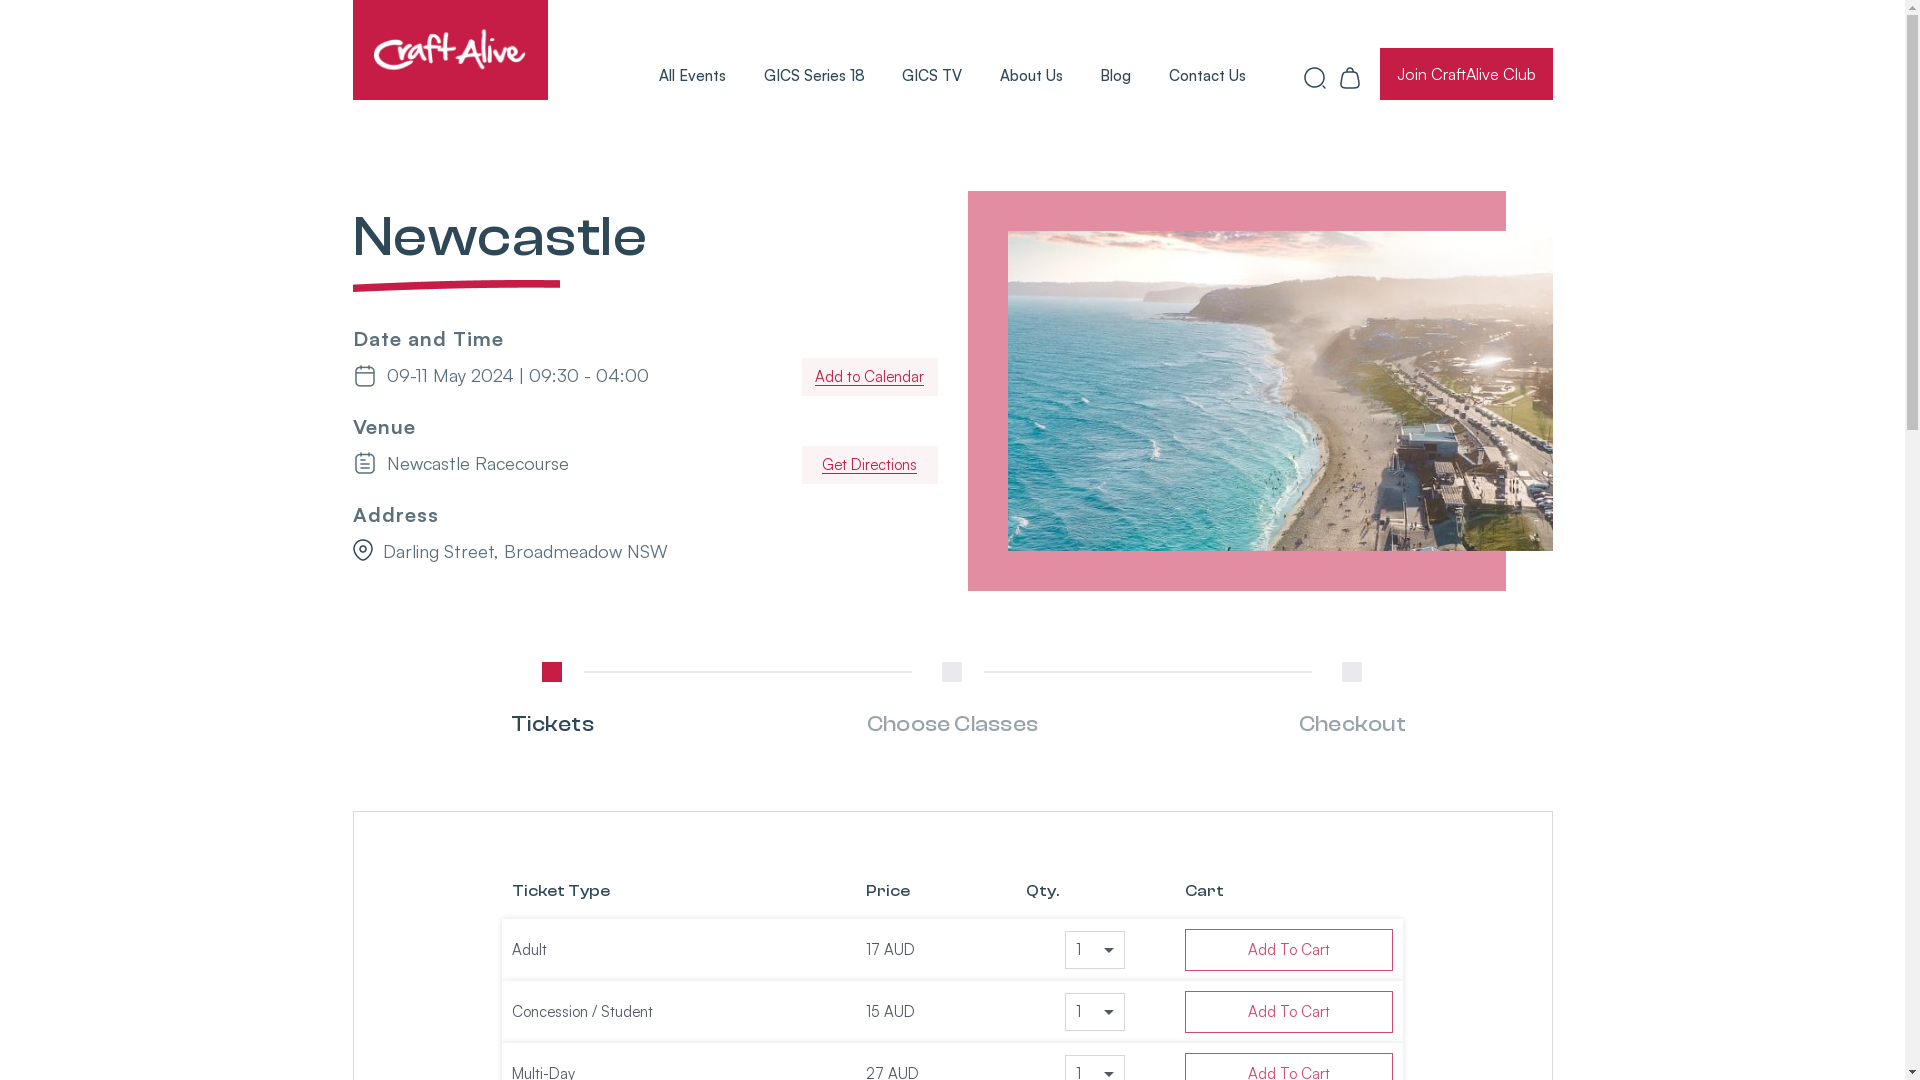 This screenshot has width=1920, height=1080. What do you see at coordinates (1206, 75) in the screenshot?
I see `'Contact Us'` at bounding box center [1206, 75].